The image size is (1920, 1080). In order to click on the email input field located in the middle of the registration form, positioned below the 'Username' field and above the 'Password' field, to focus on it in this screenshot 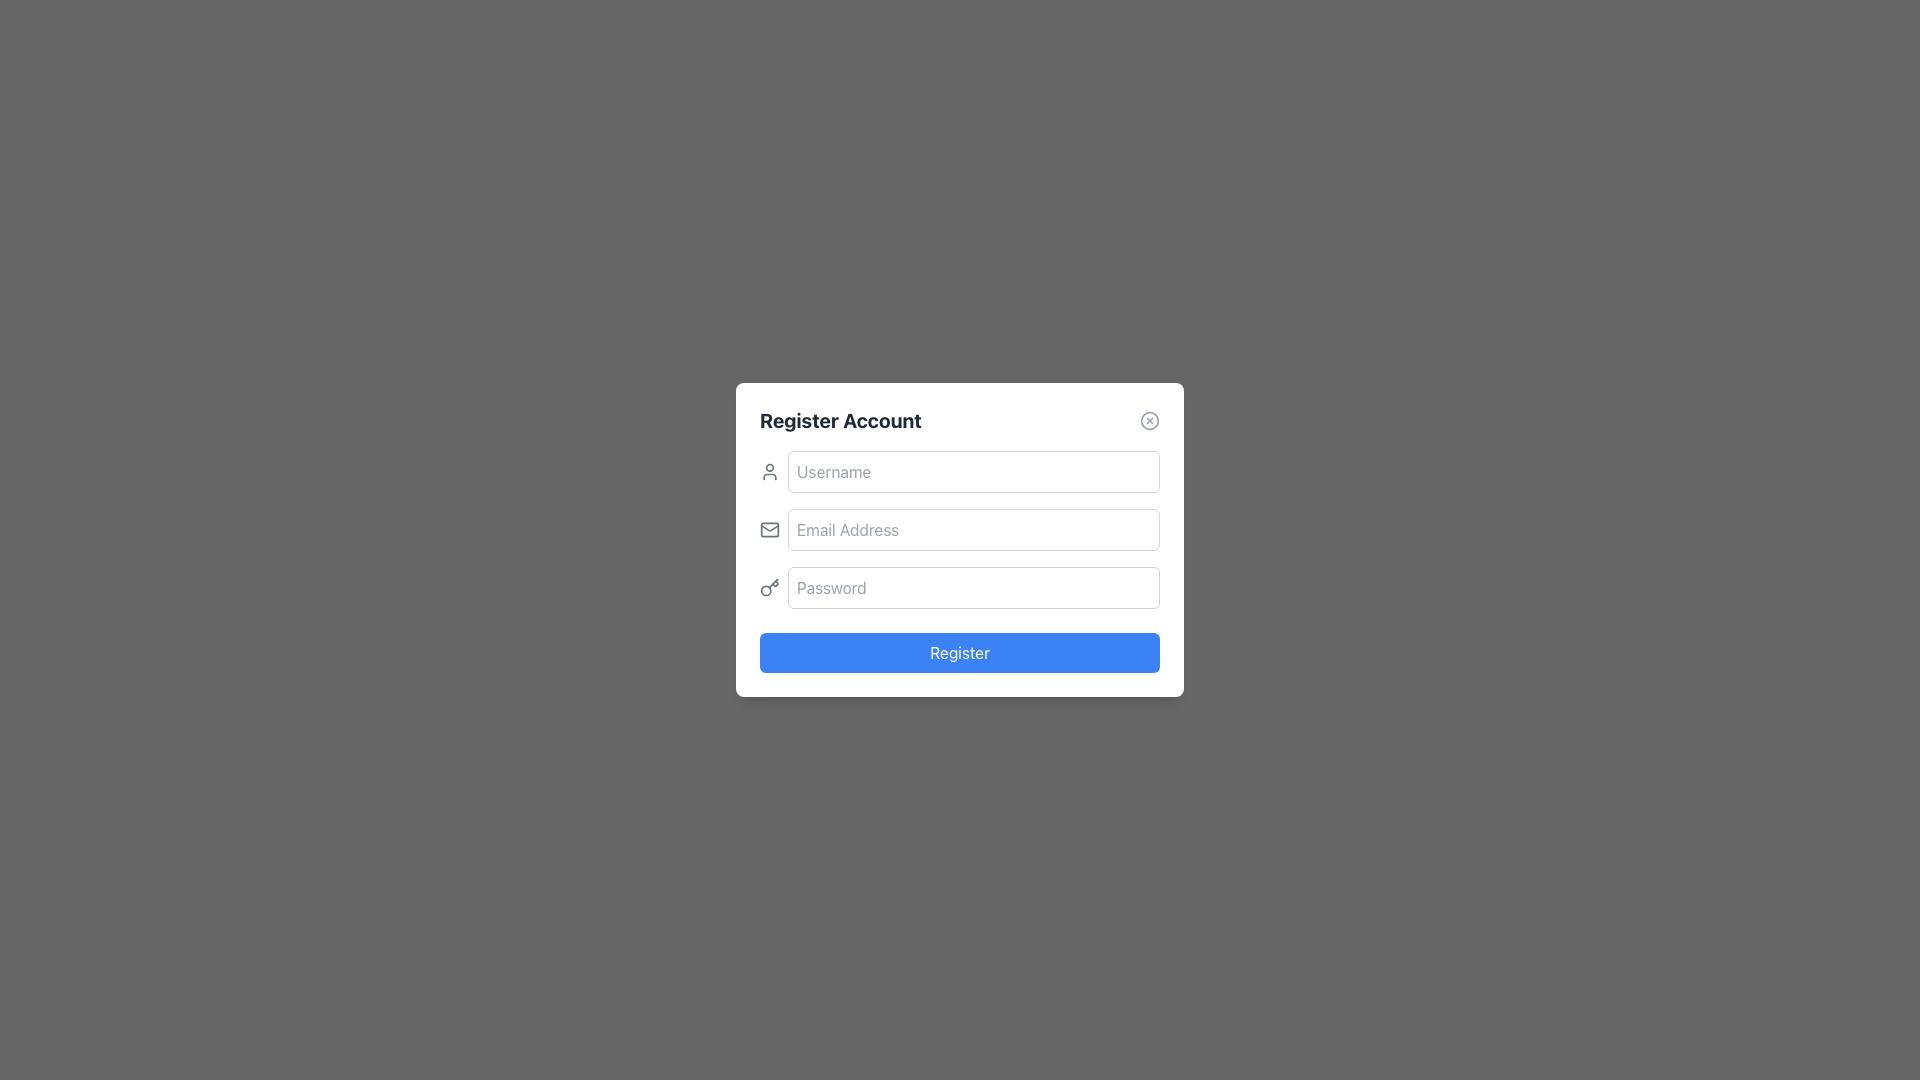, I will do `click(960, 528)`.